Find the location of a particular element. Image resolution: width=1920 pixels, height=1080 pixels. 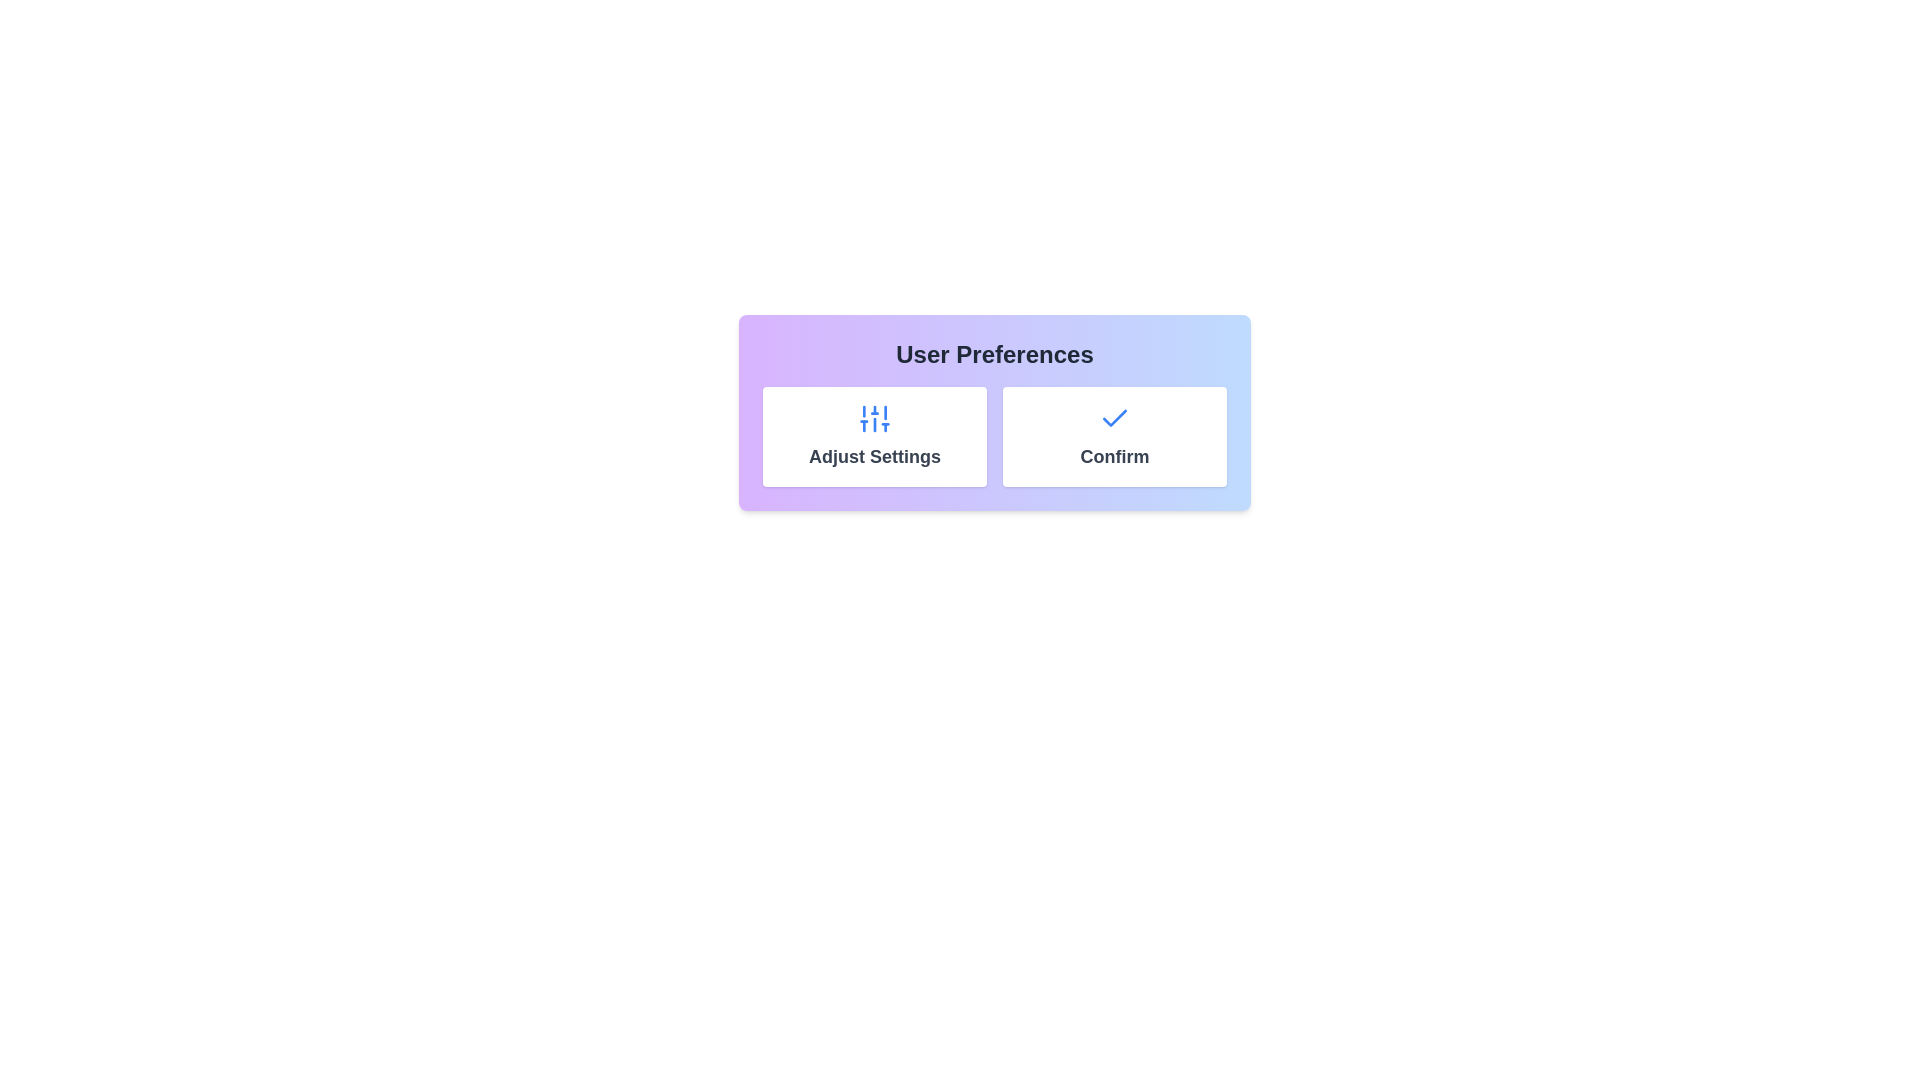

the user settings modification button located in the left column of a two-column grid layout to trigger visual changes is located at coordinates (874, 435).